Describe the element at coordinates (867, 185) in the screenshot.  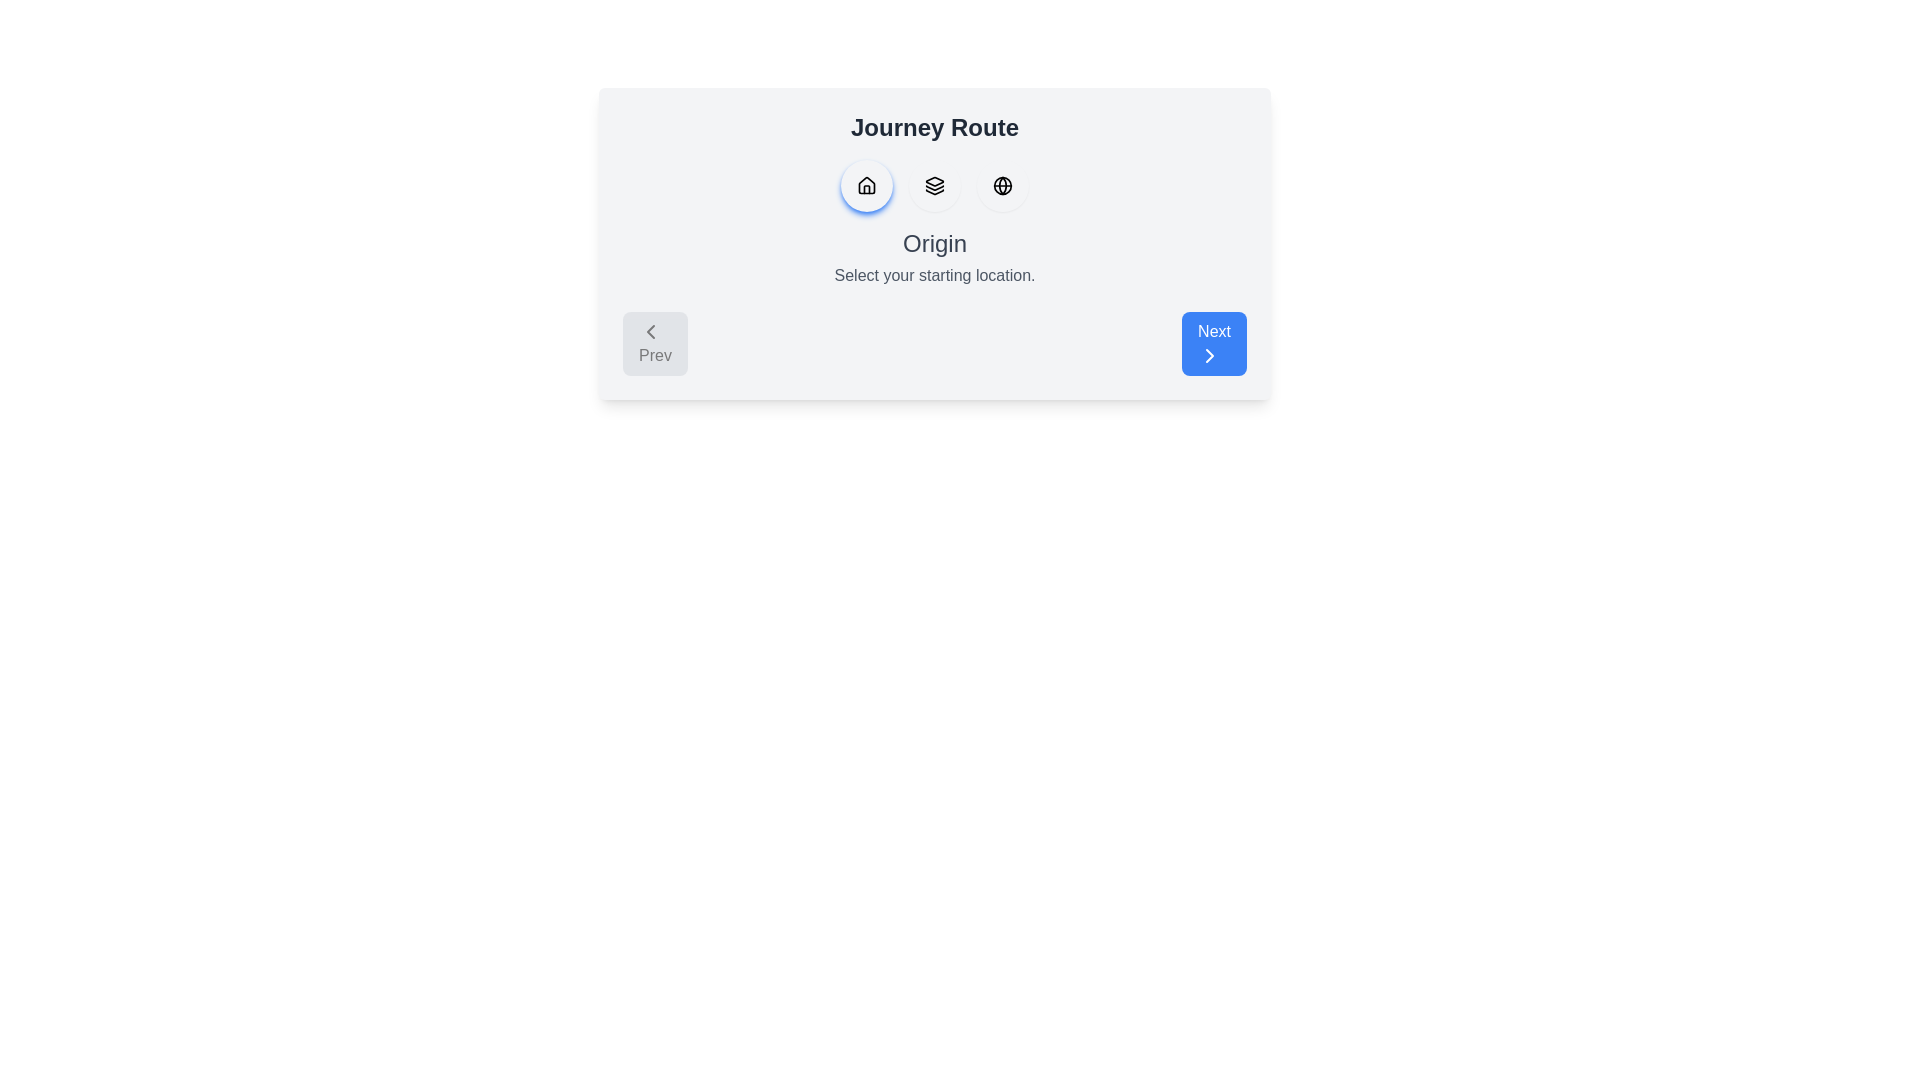
I see `the 'Home' Icon button located beneath the 'Journey Route' heading` at that location.